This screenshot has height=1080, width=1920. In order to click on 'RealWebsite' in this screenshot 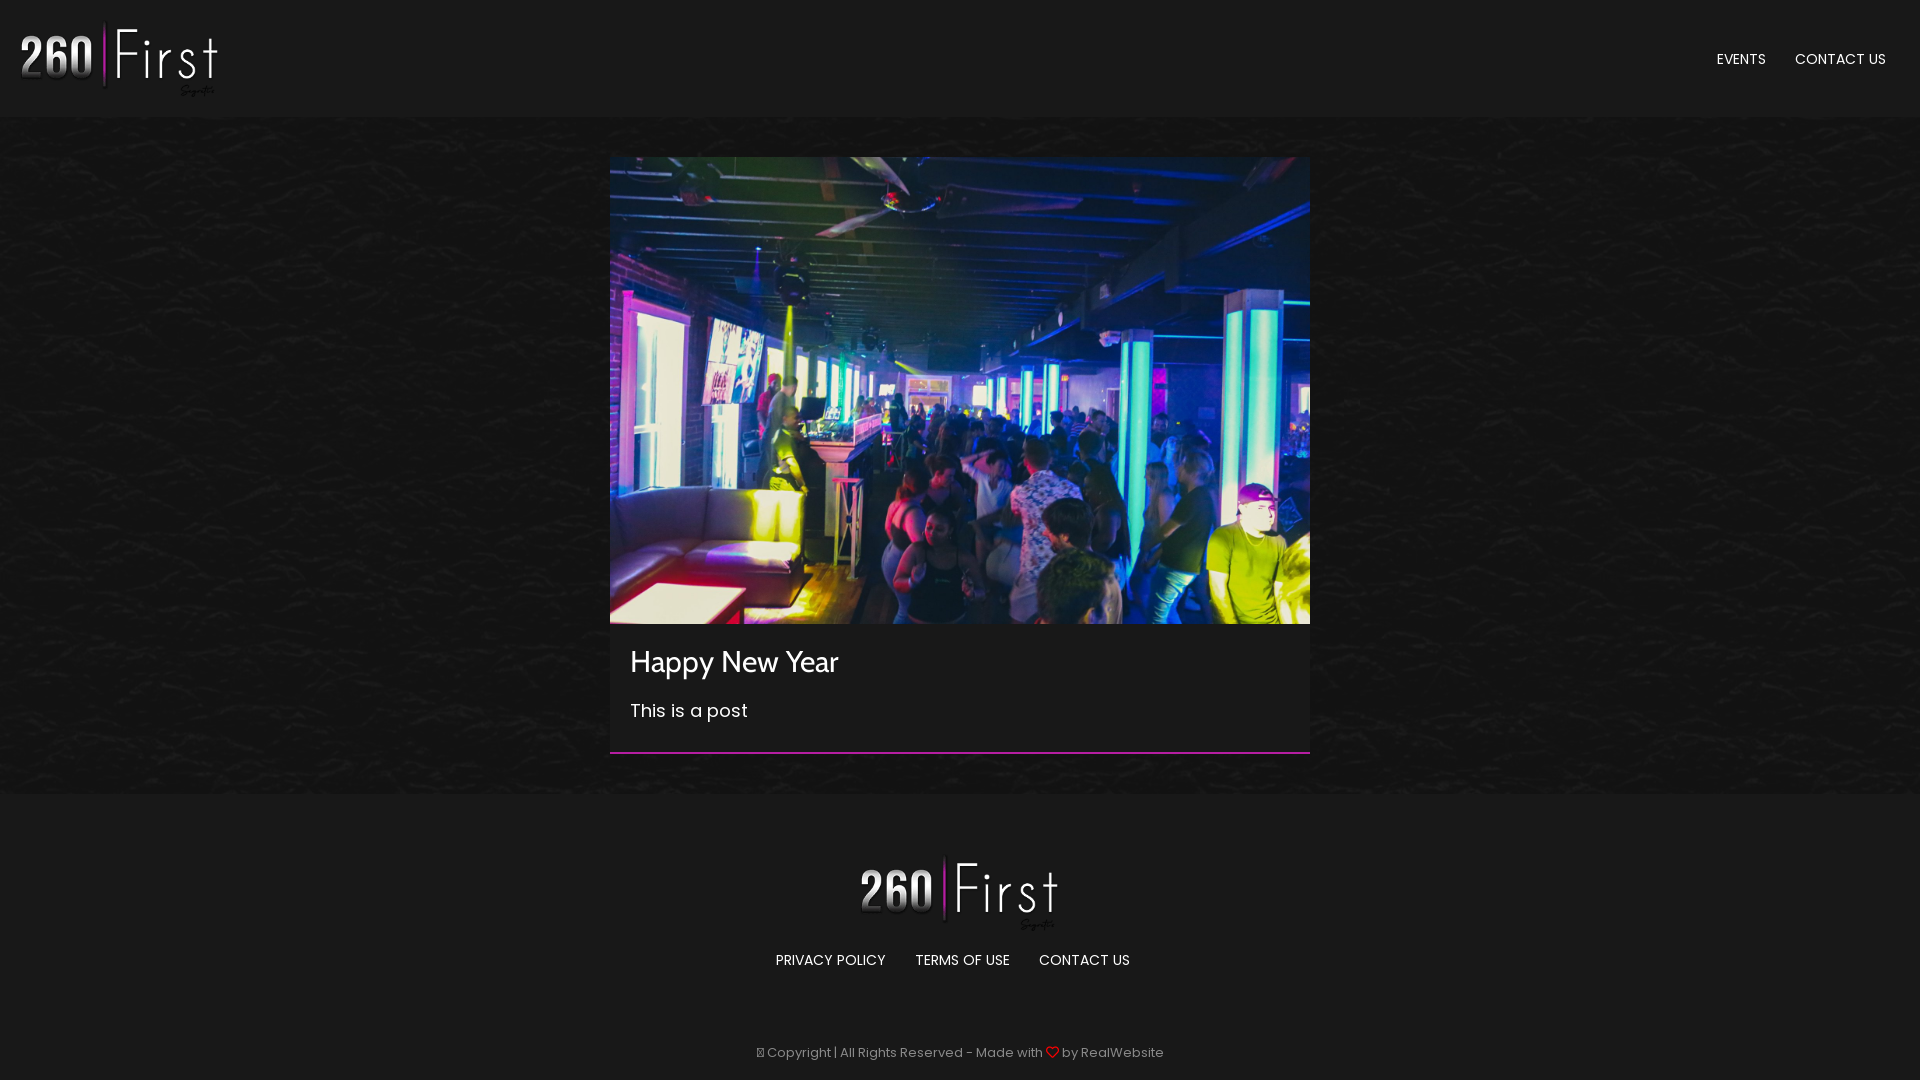, I will do `click(1121, 1051)`.